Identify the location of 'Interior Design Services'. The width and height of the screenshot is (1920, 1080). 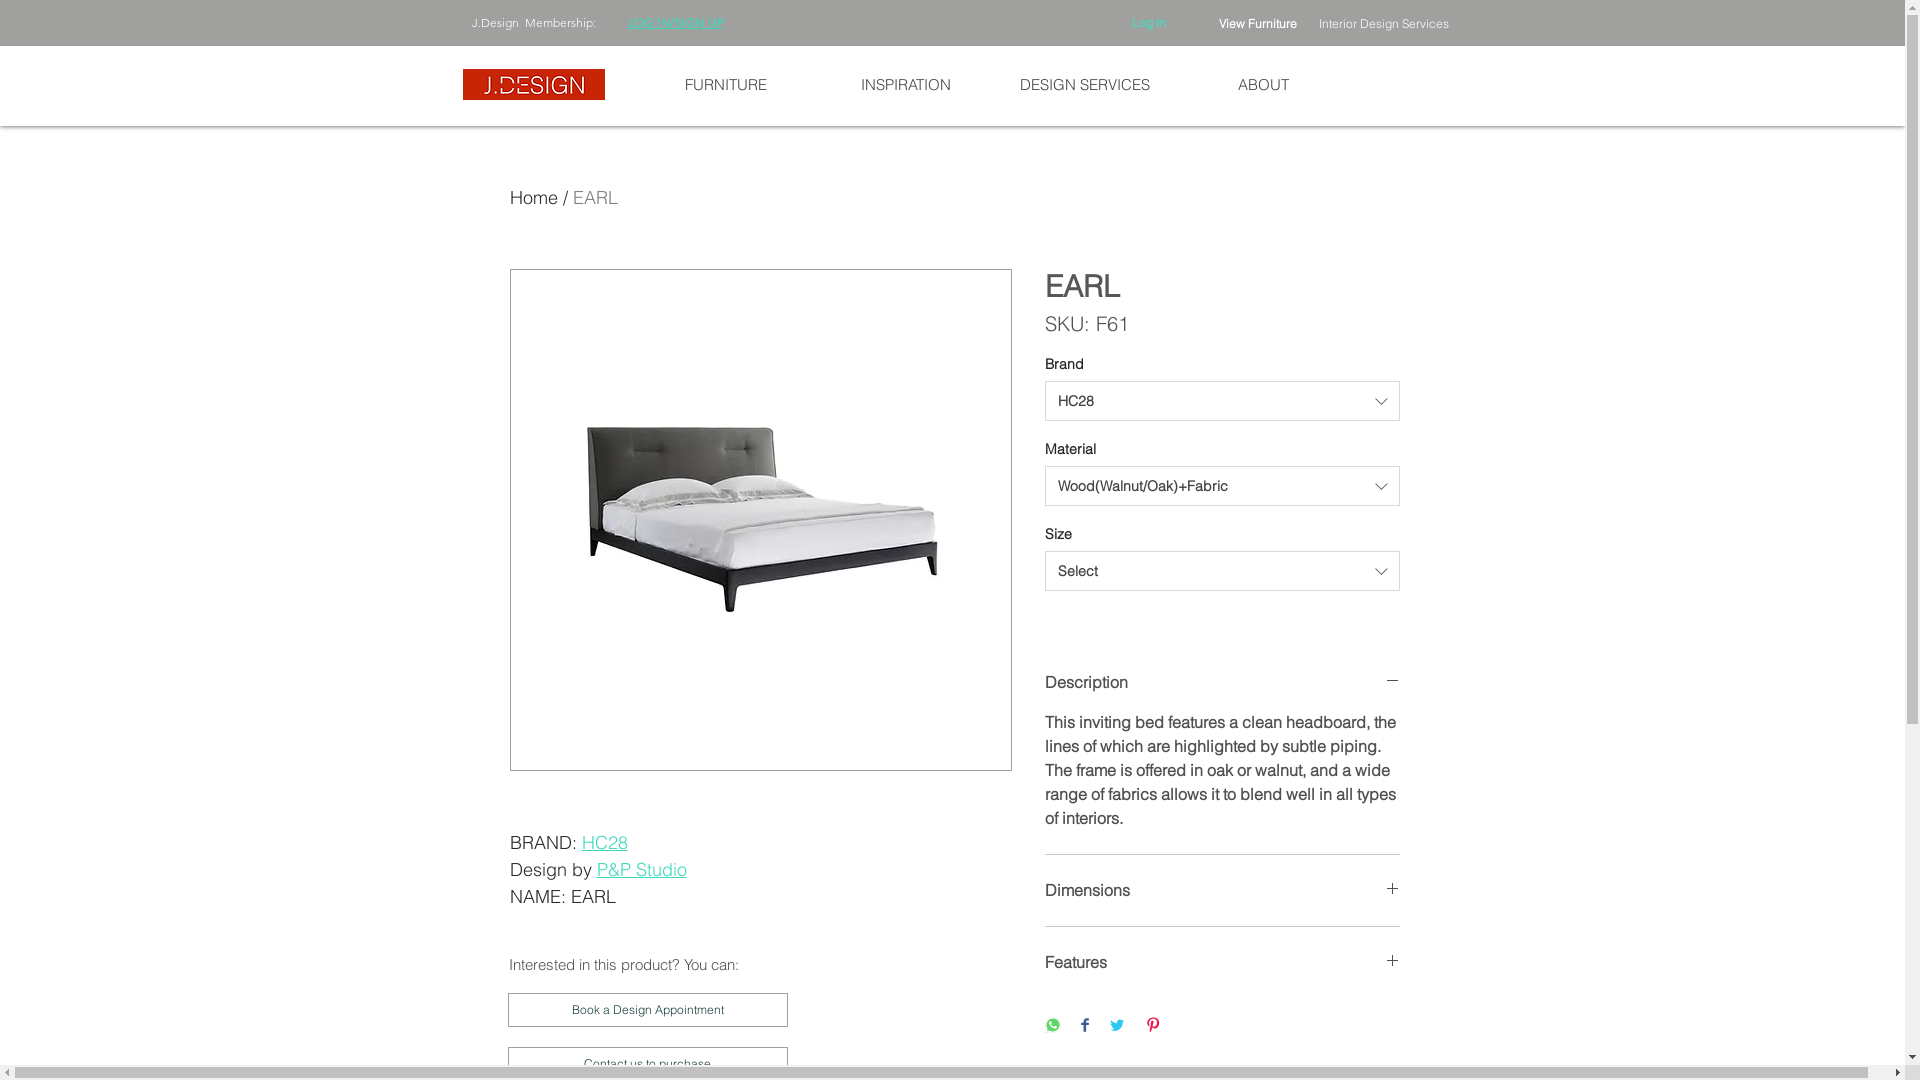
(1381, 23).